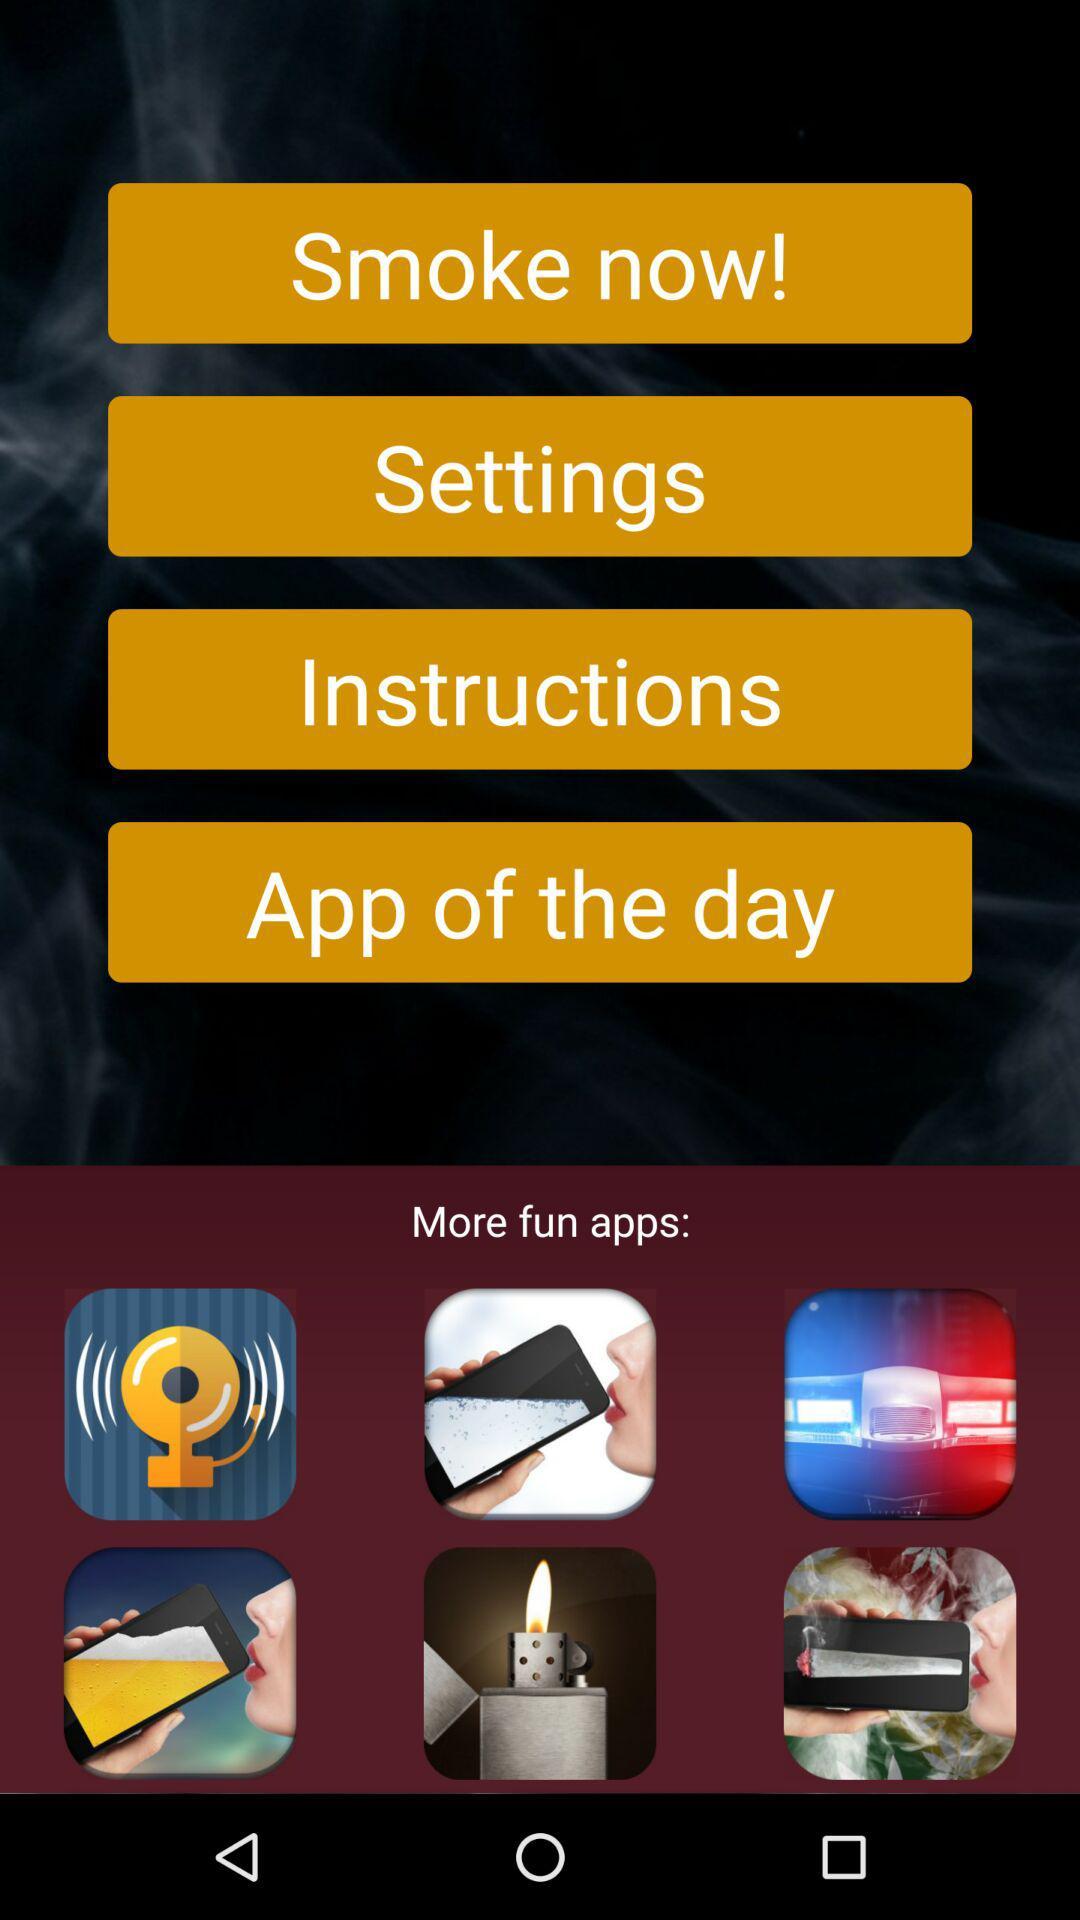 The height and width of the screenshot is (1920, 1080). Describe the element at coordinates (180, 1663) in the screenshot. I see `appliciation apps` at that location.